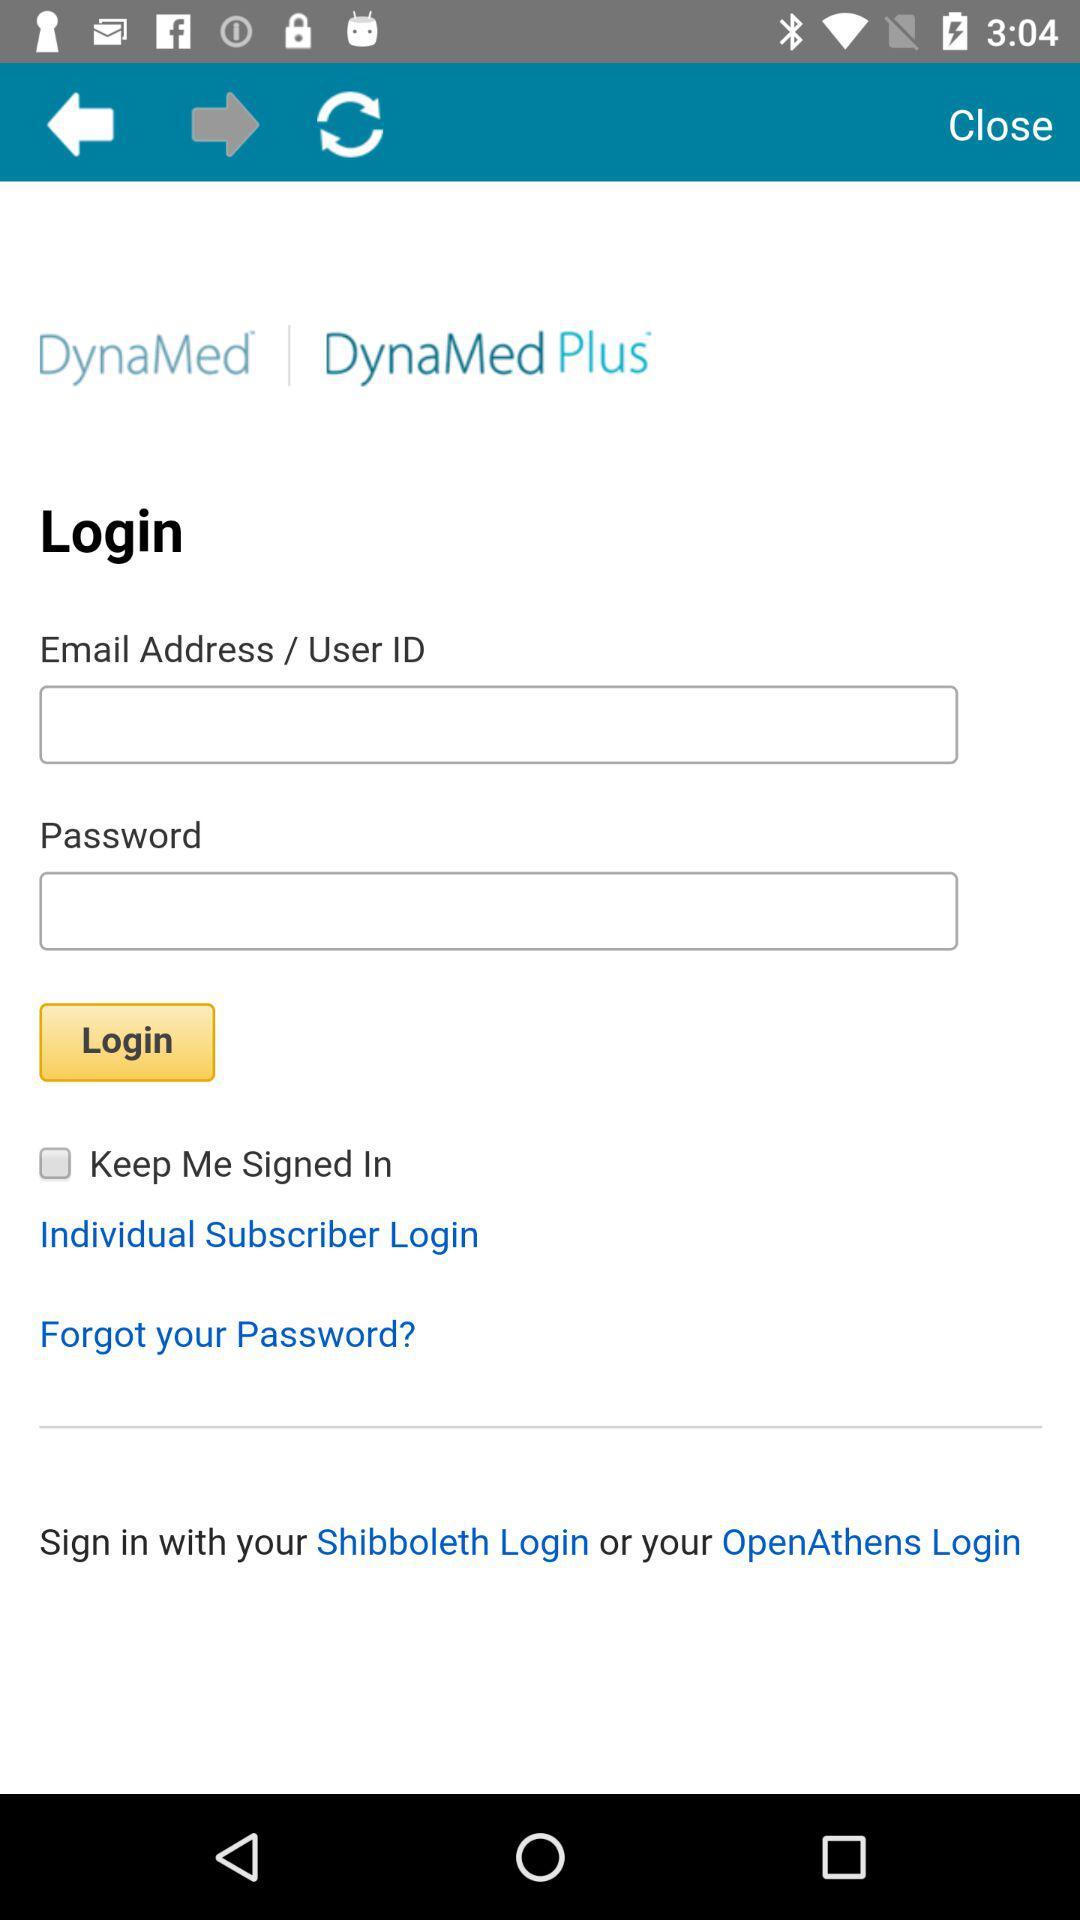  What do you see at coordinates (349, 123) in the screenshot?
I see `refresh page` at bounding box center [349, 123].